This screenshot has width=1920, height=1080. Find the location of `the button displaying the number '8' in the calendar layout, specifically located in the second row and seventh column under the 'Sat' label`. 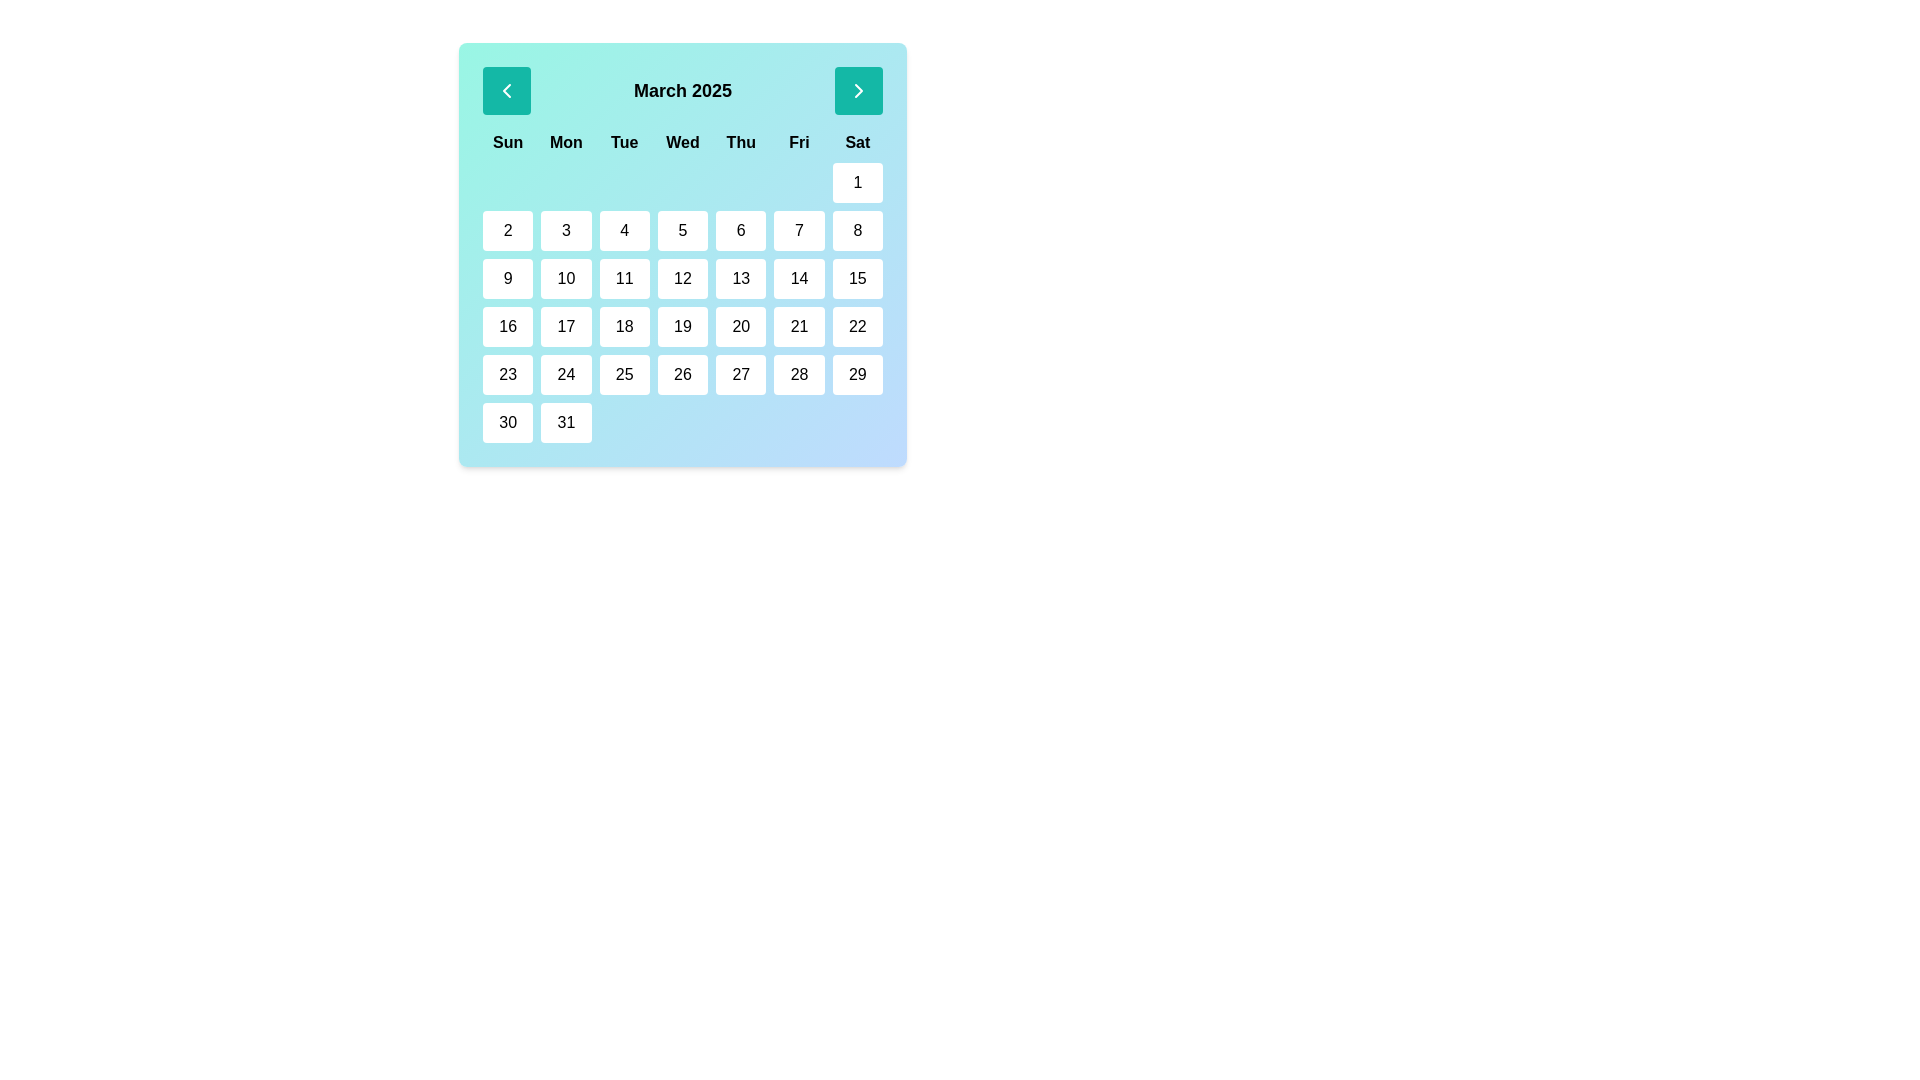

the button displaying the number '8' in the calendar layout, specifically located in the second row and seventh column under the 'Sat' label is located at coordinates (857, 230).